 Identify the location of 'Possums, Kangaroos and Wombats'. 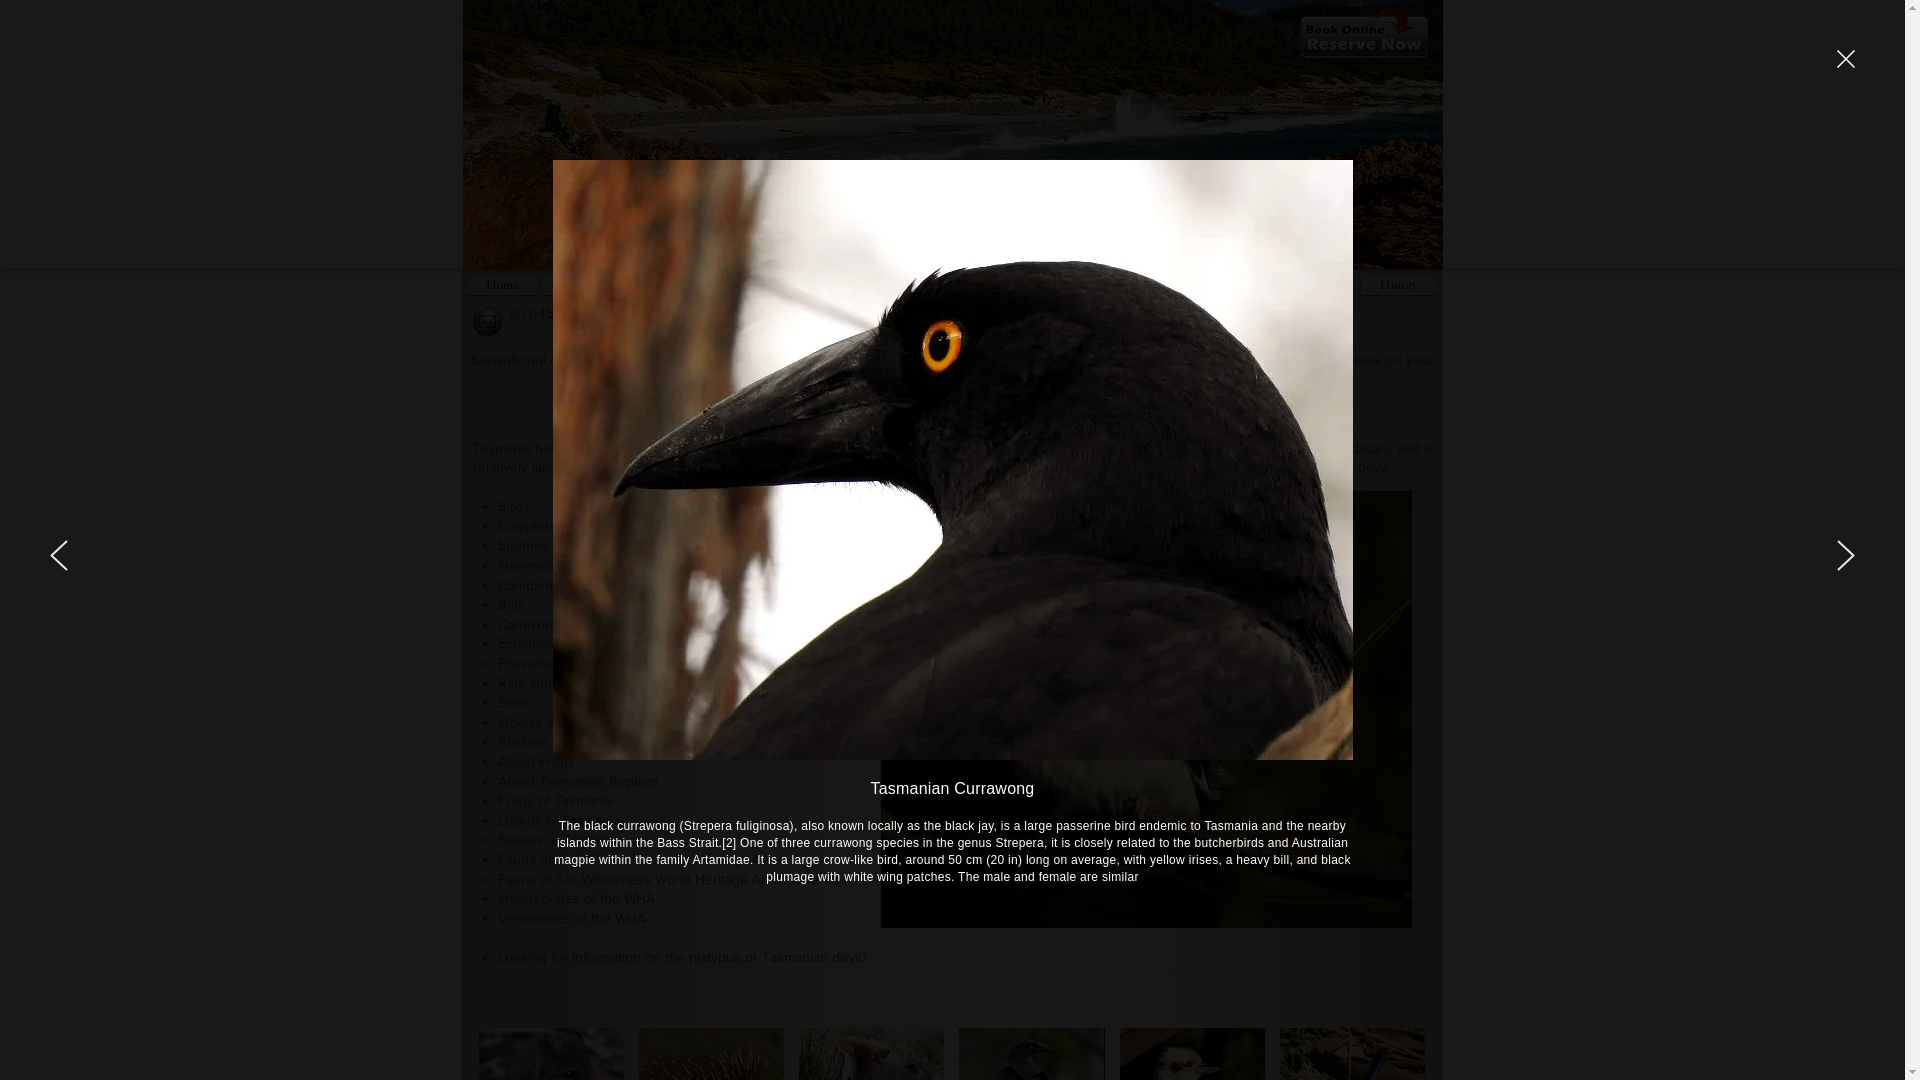
(605, 663).